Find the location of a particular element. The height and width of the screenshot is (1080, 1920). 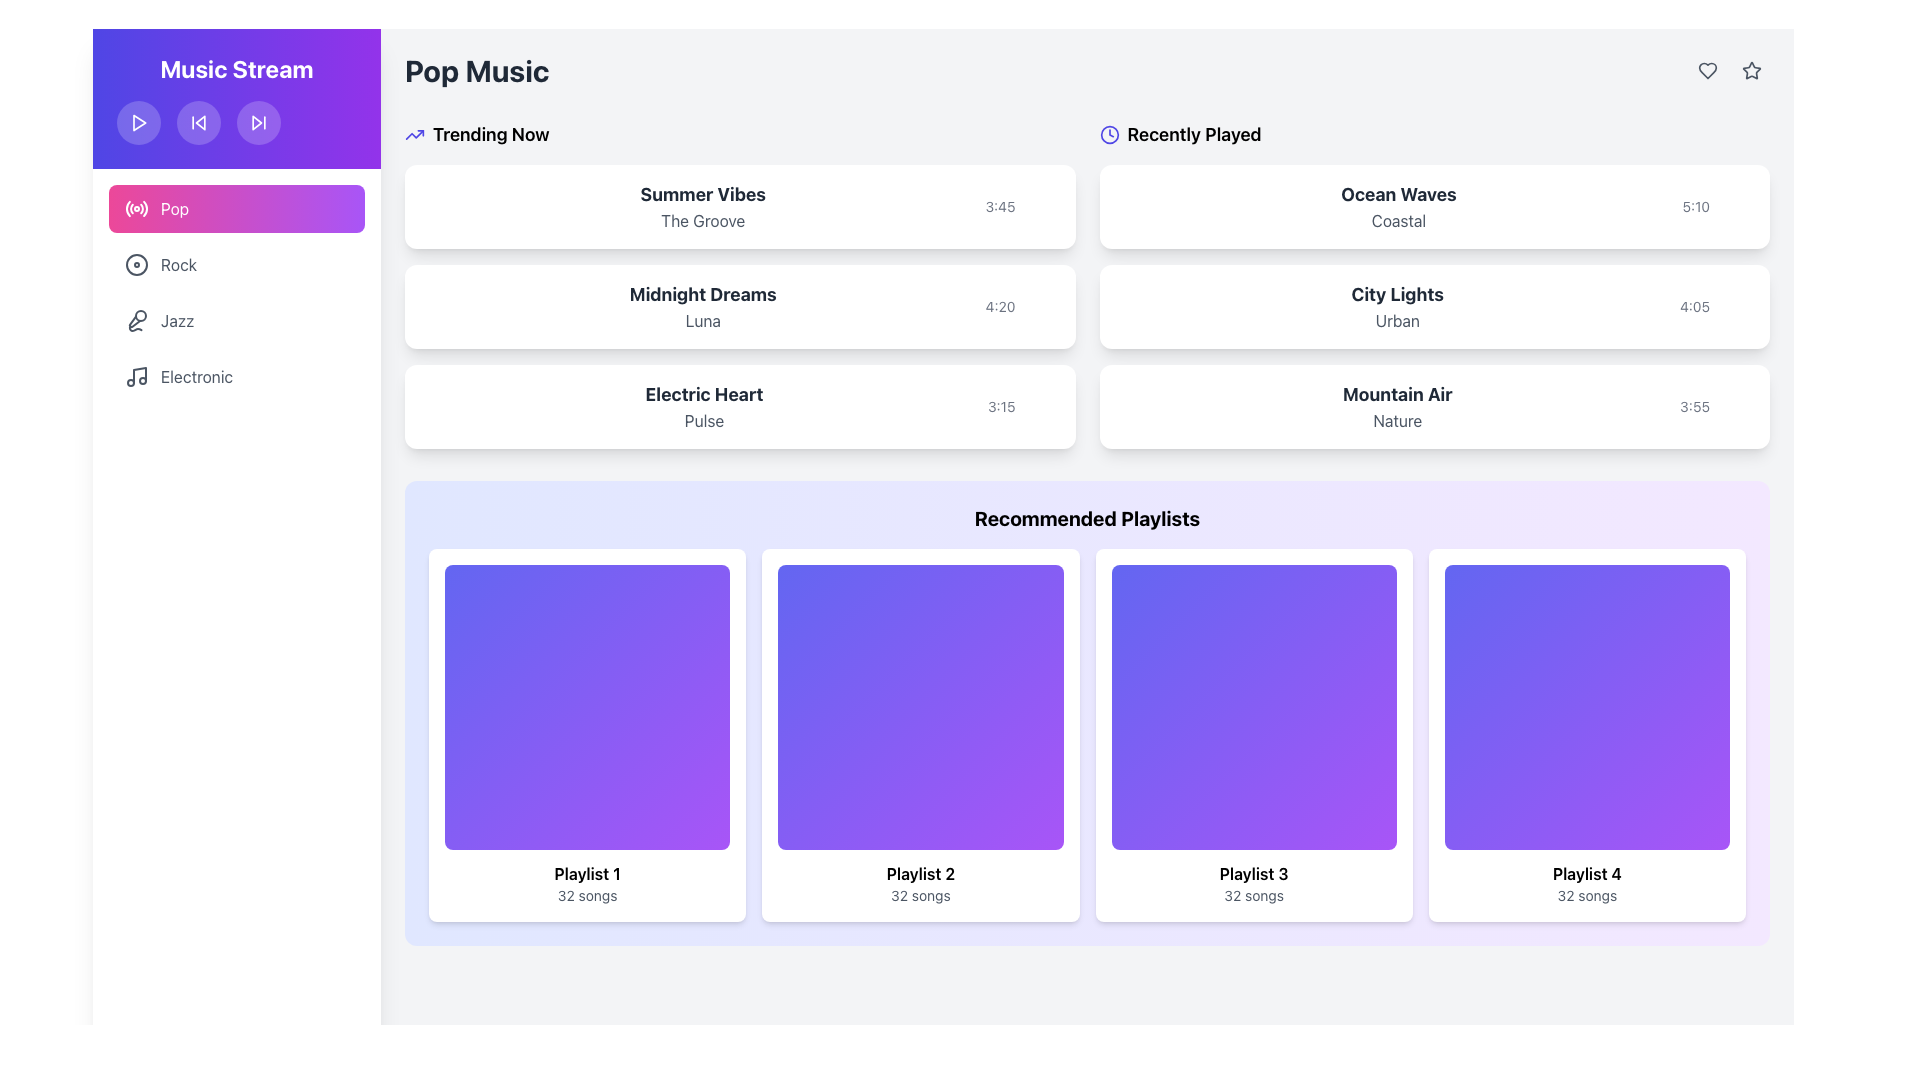

the square background graphic element with a gradient fill located in the fourth tile of the 'Recommended Playlists' section is located at coordinates (1586, 706).